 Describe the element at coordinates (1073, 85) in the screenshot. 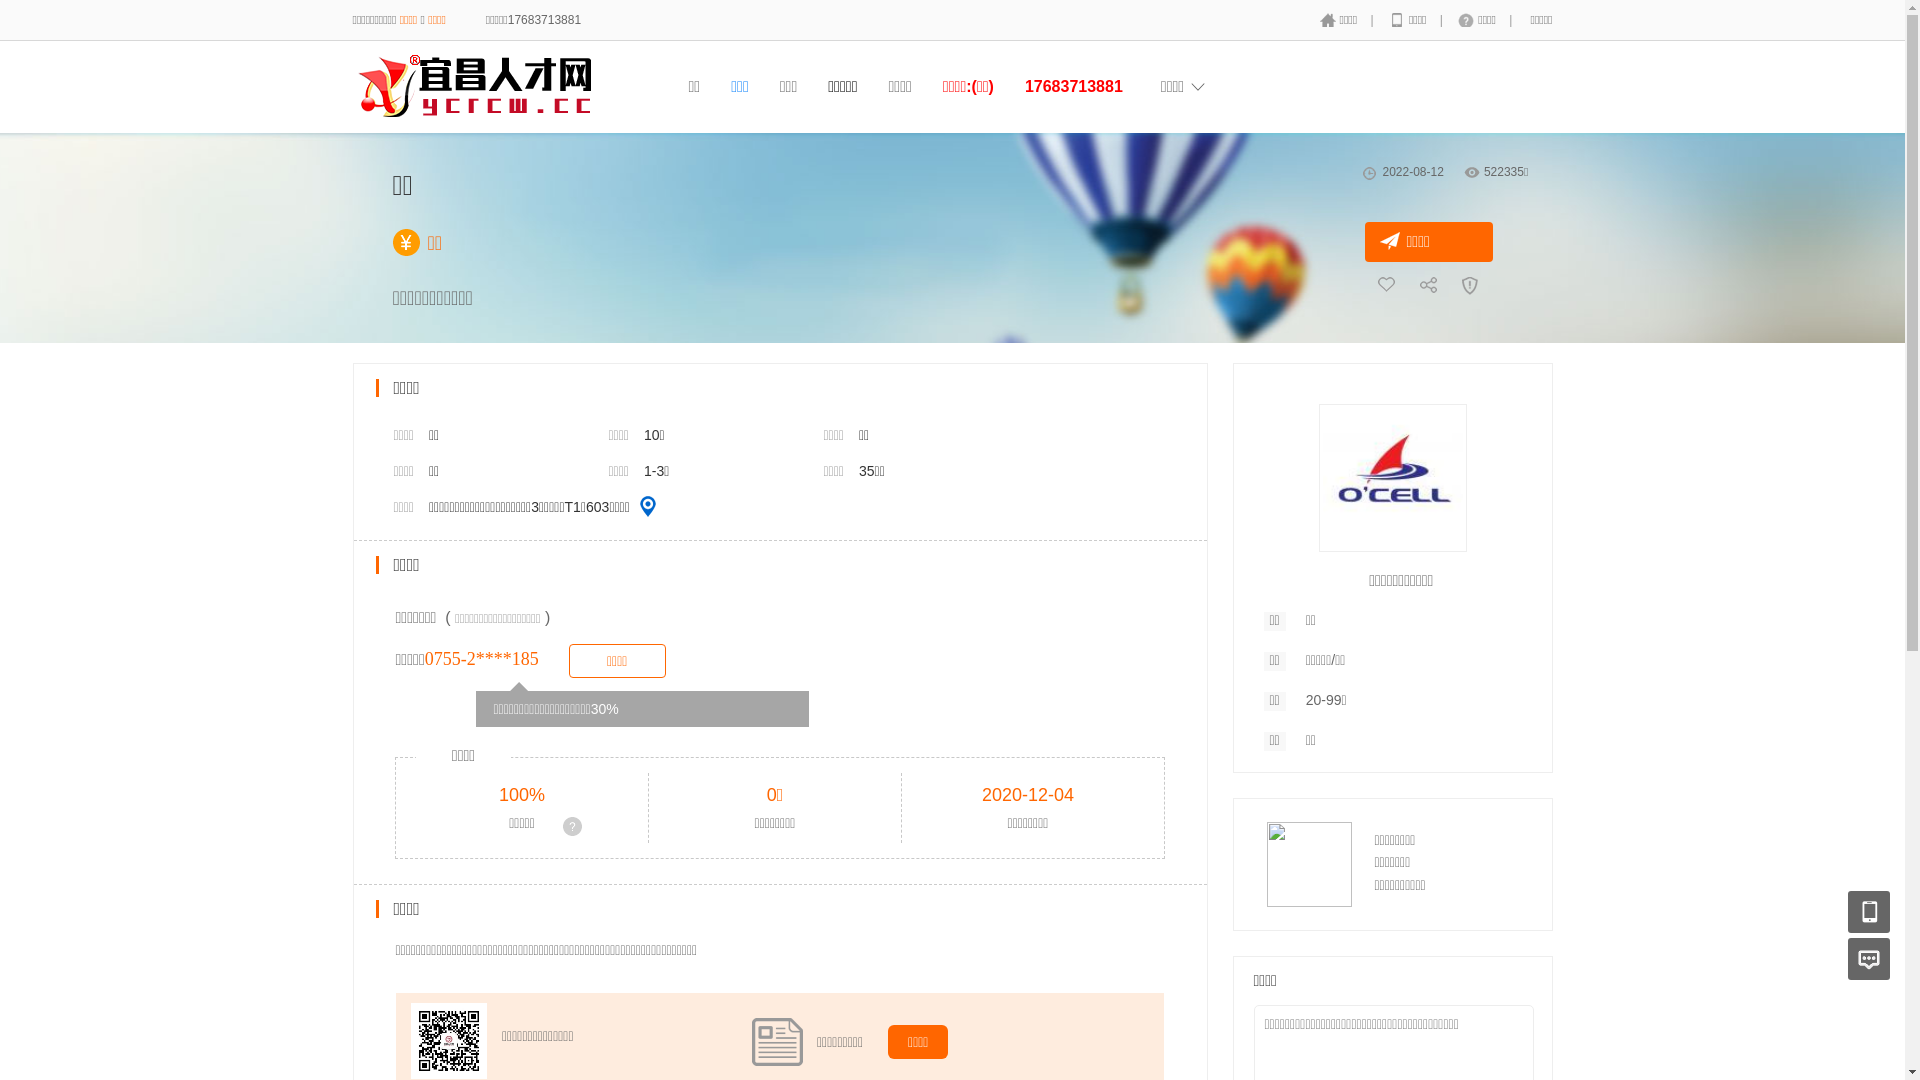

I see `'17683713881'` at that location.